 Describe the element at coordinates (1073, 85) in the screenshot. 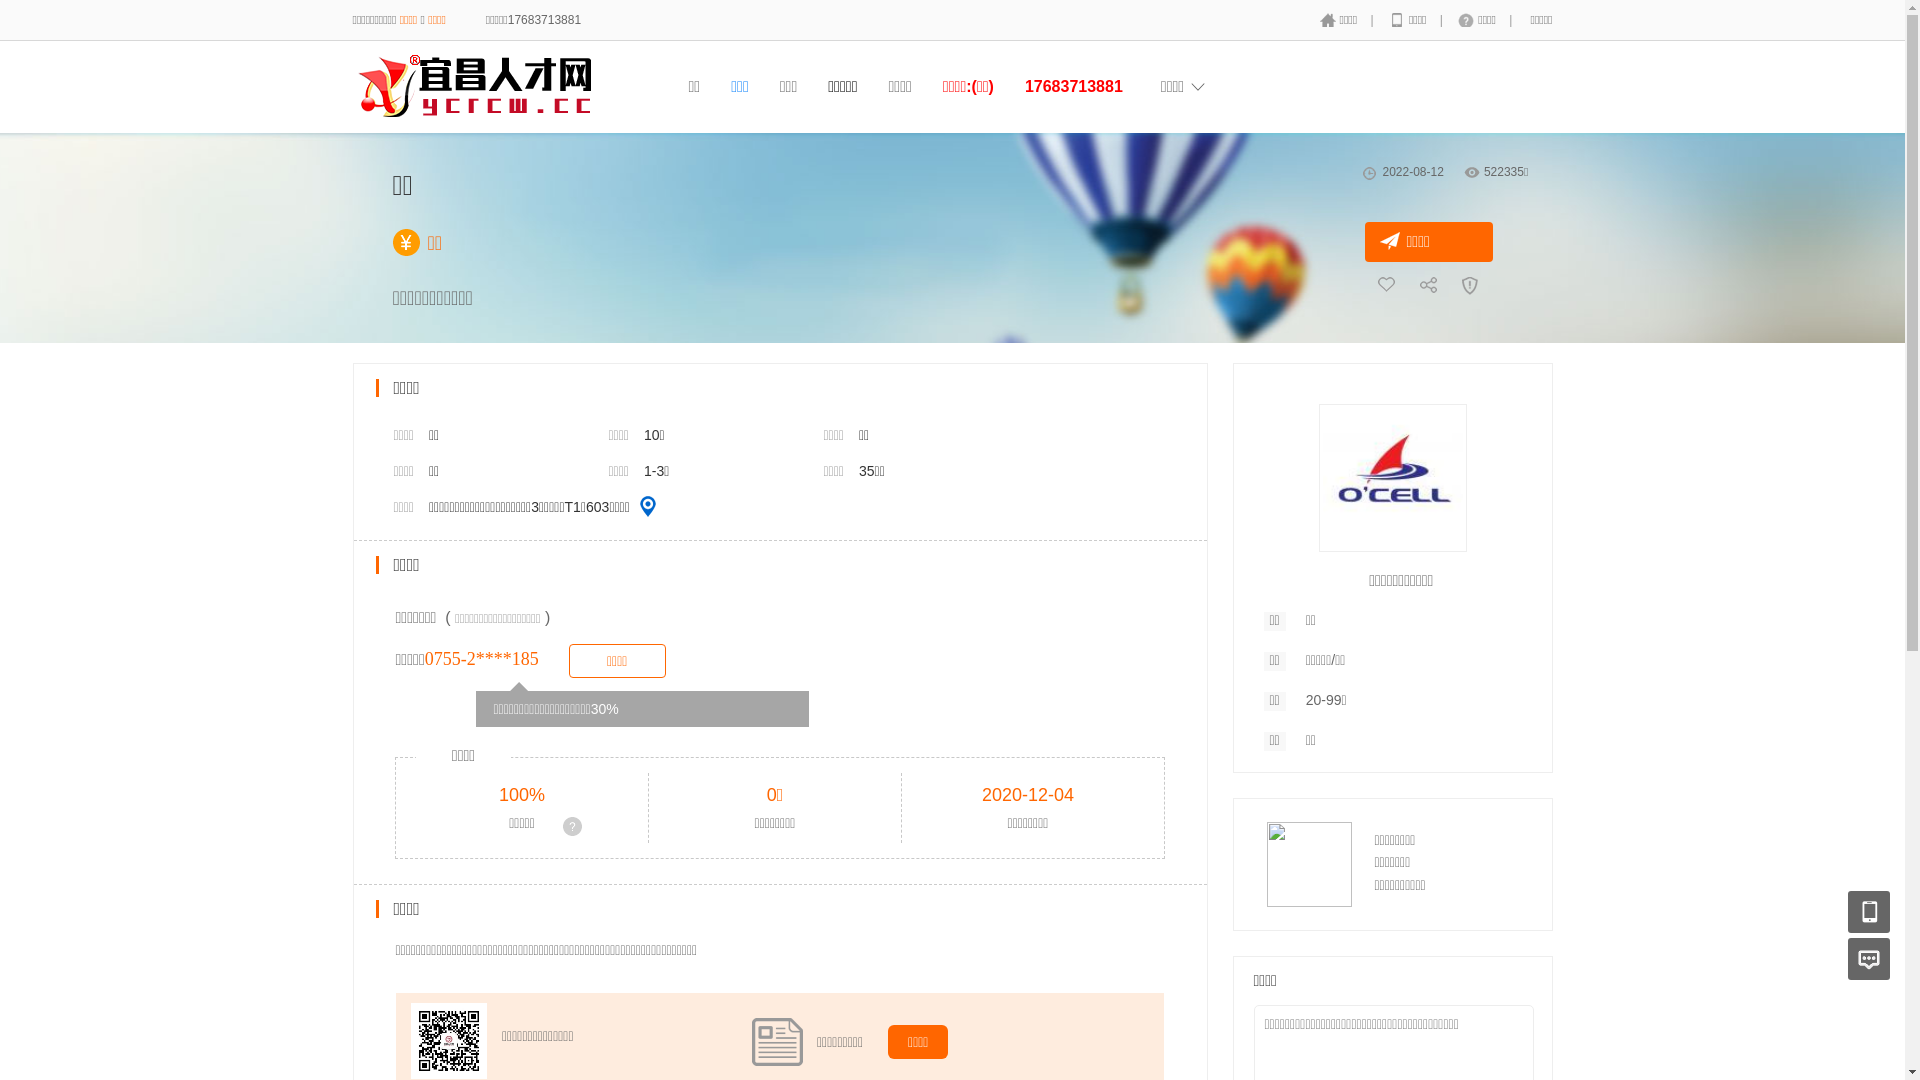

I see `'17683713881'` at that location.